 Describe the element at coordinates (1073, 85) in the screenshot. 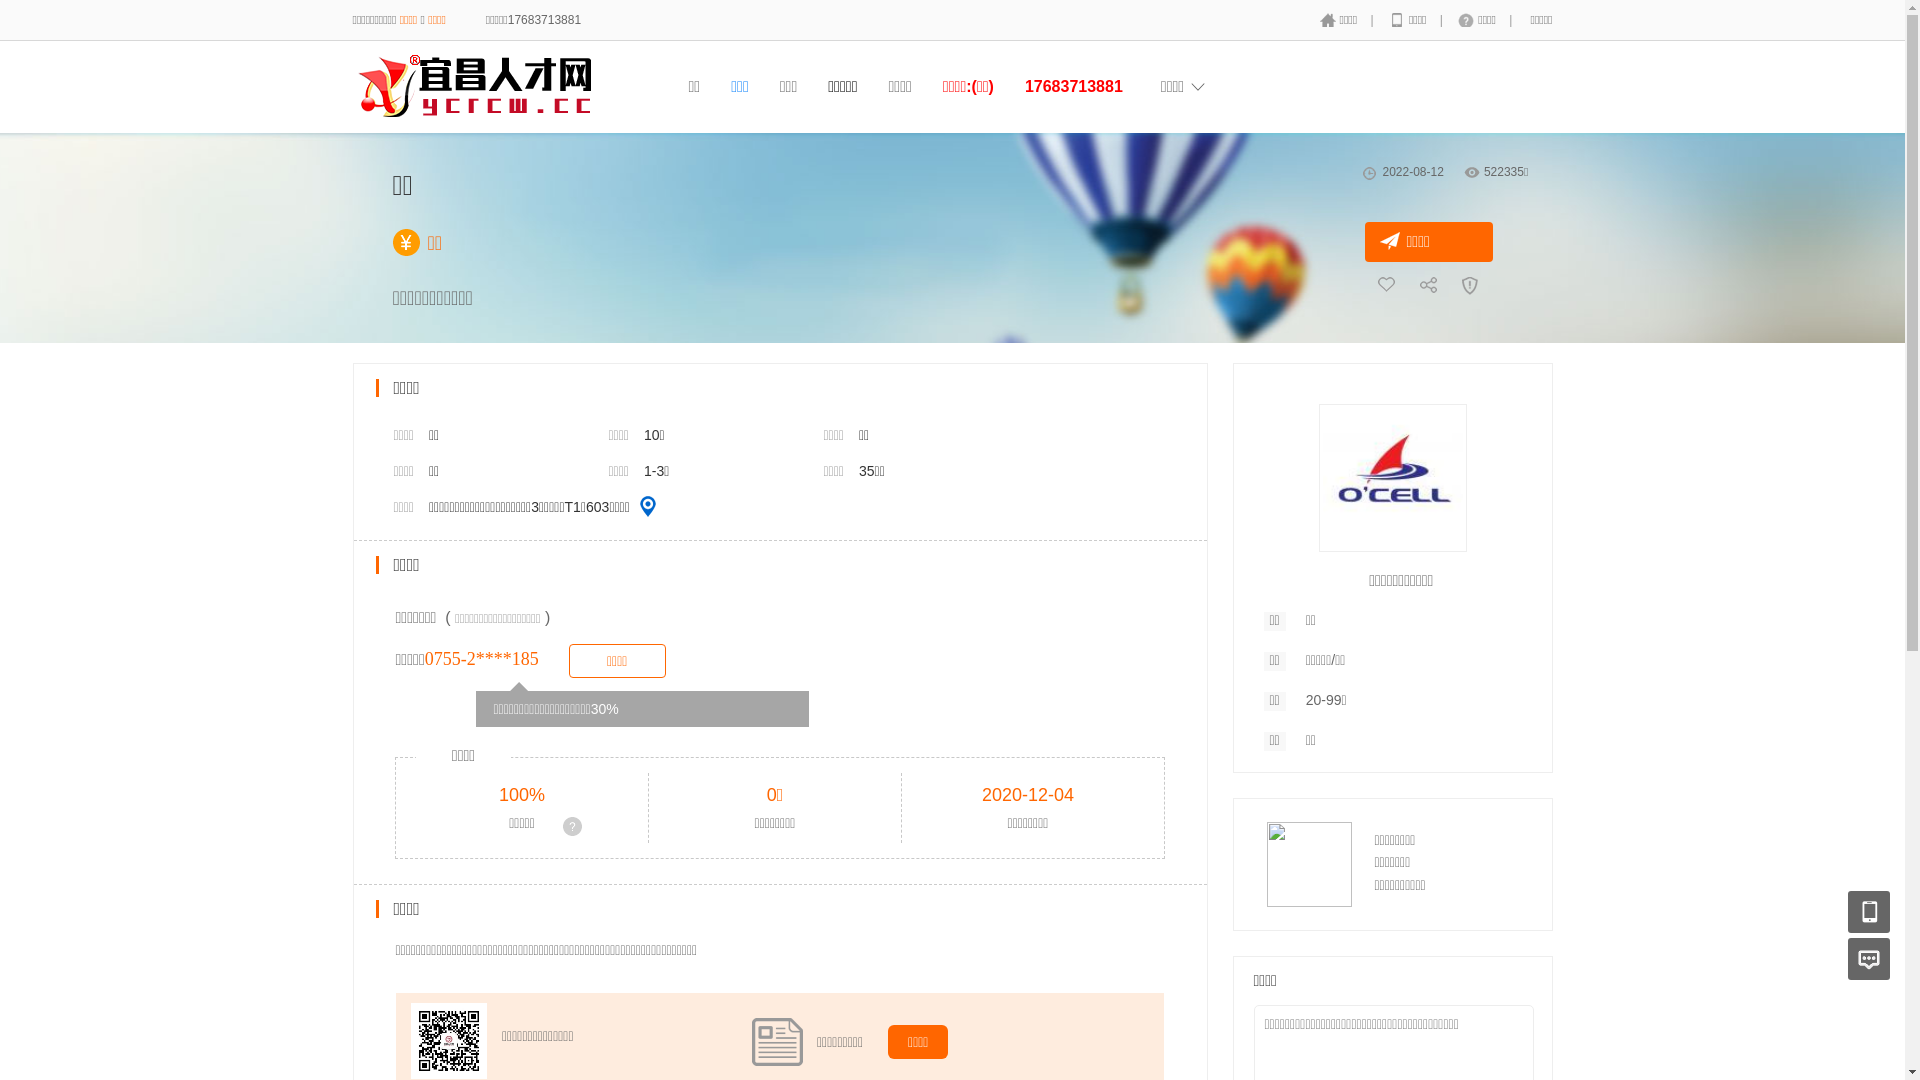

I see `'17683713881'` at that location.